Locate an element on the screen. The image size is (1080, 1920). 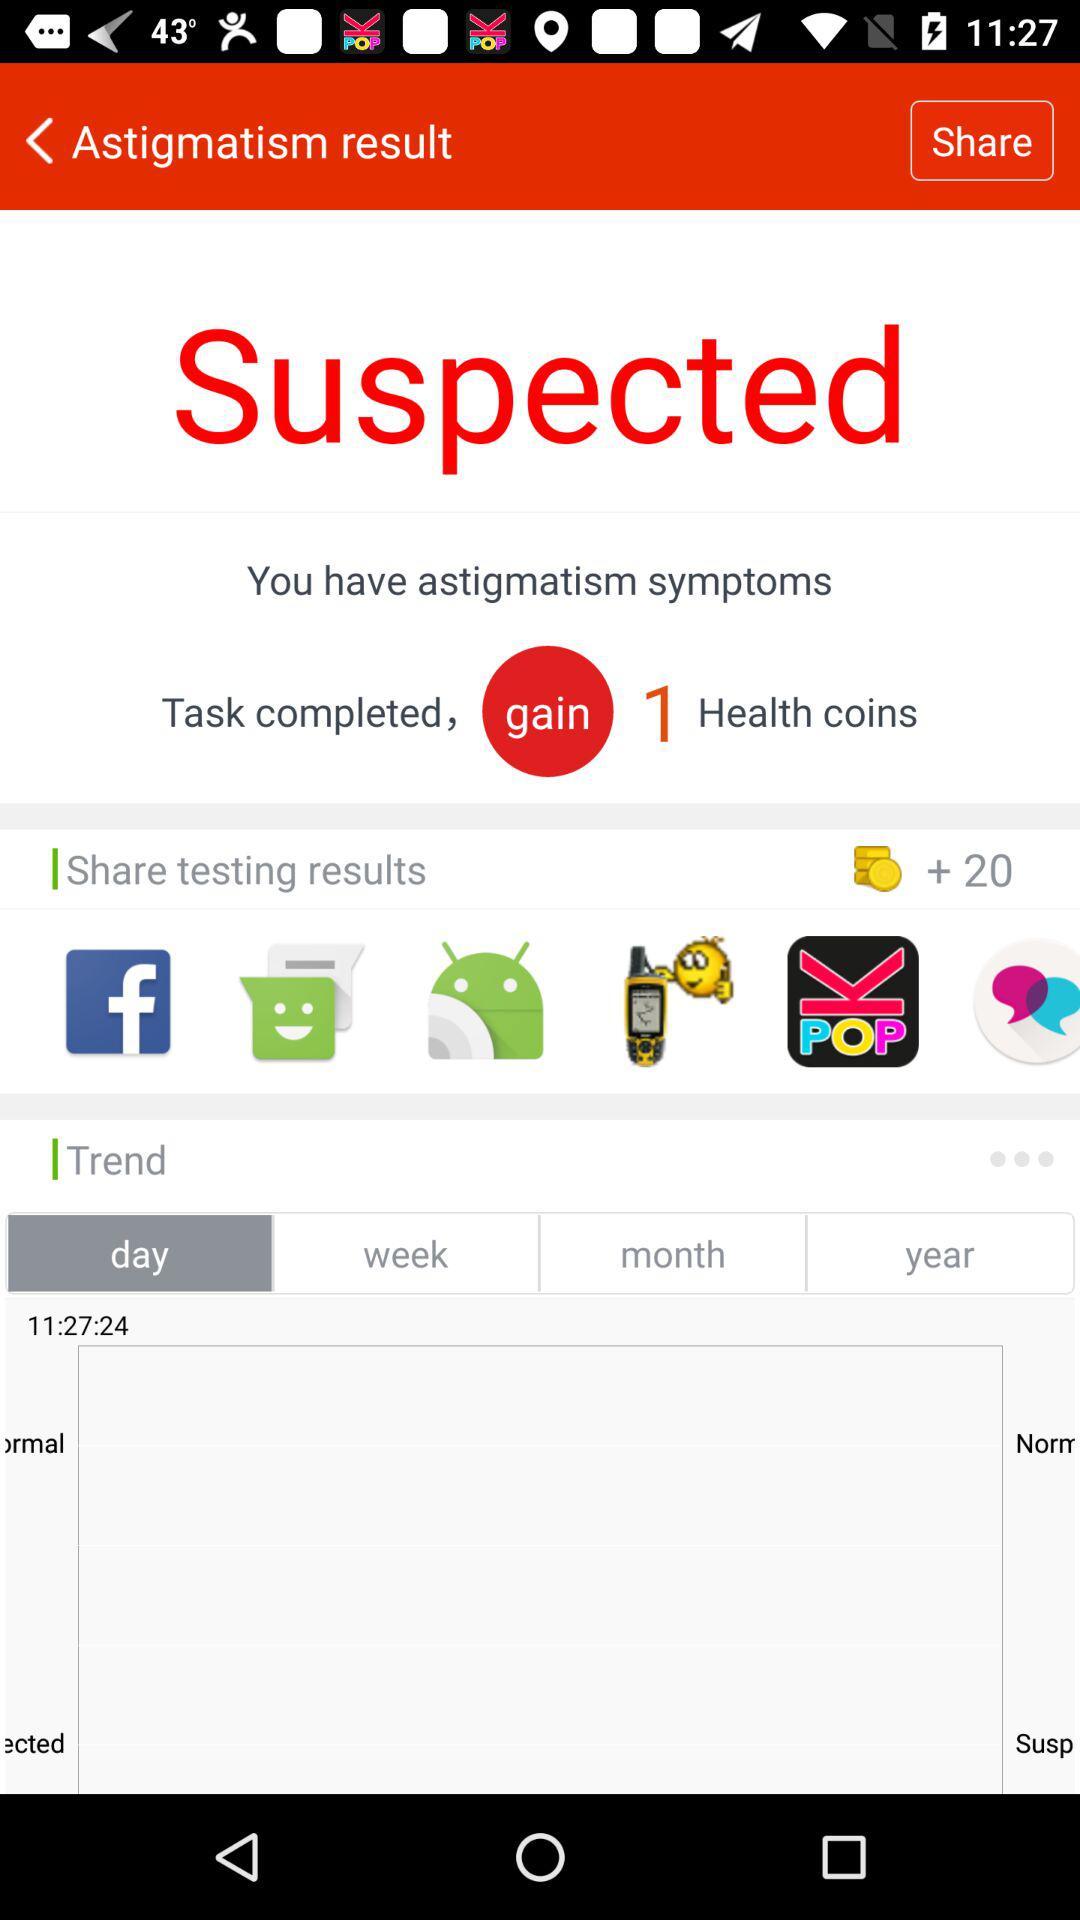
chat is located at coordinates (1025, 1001).